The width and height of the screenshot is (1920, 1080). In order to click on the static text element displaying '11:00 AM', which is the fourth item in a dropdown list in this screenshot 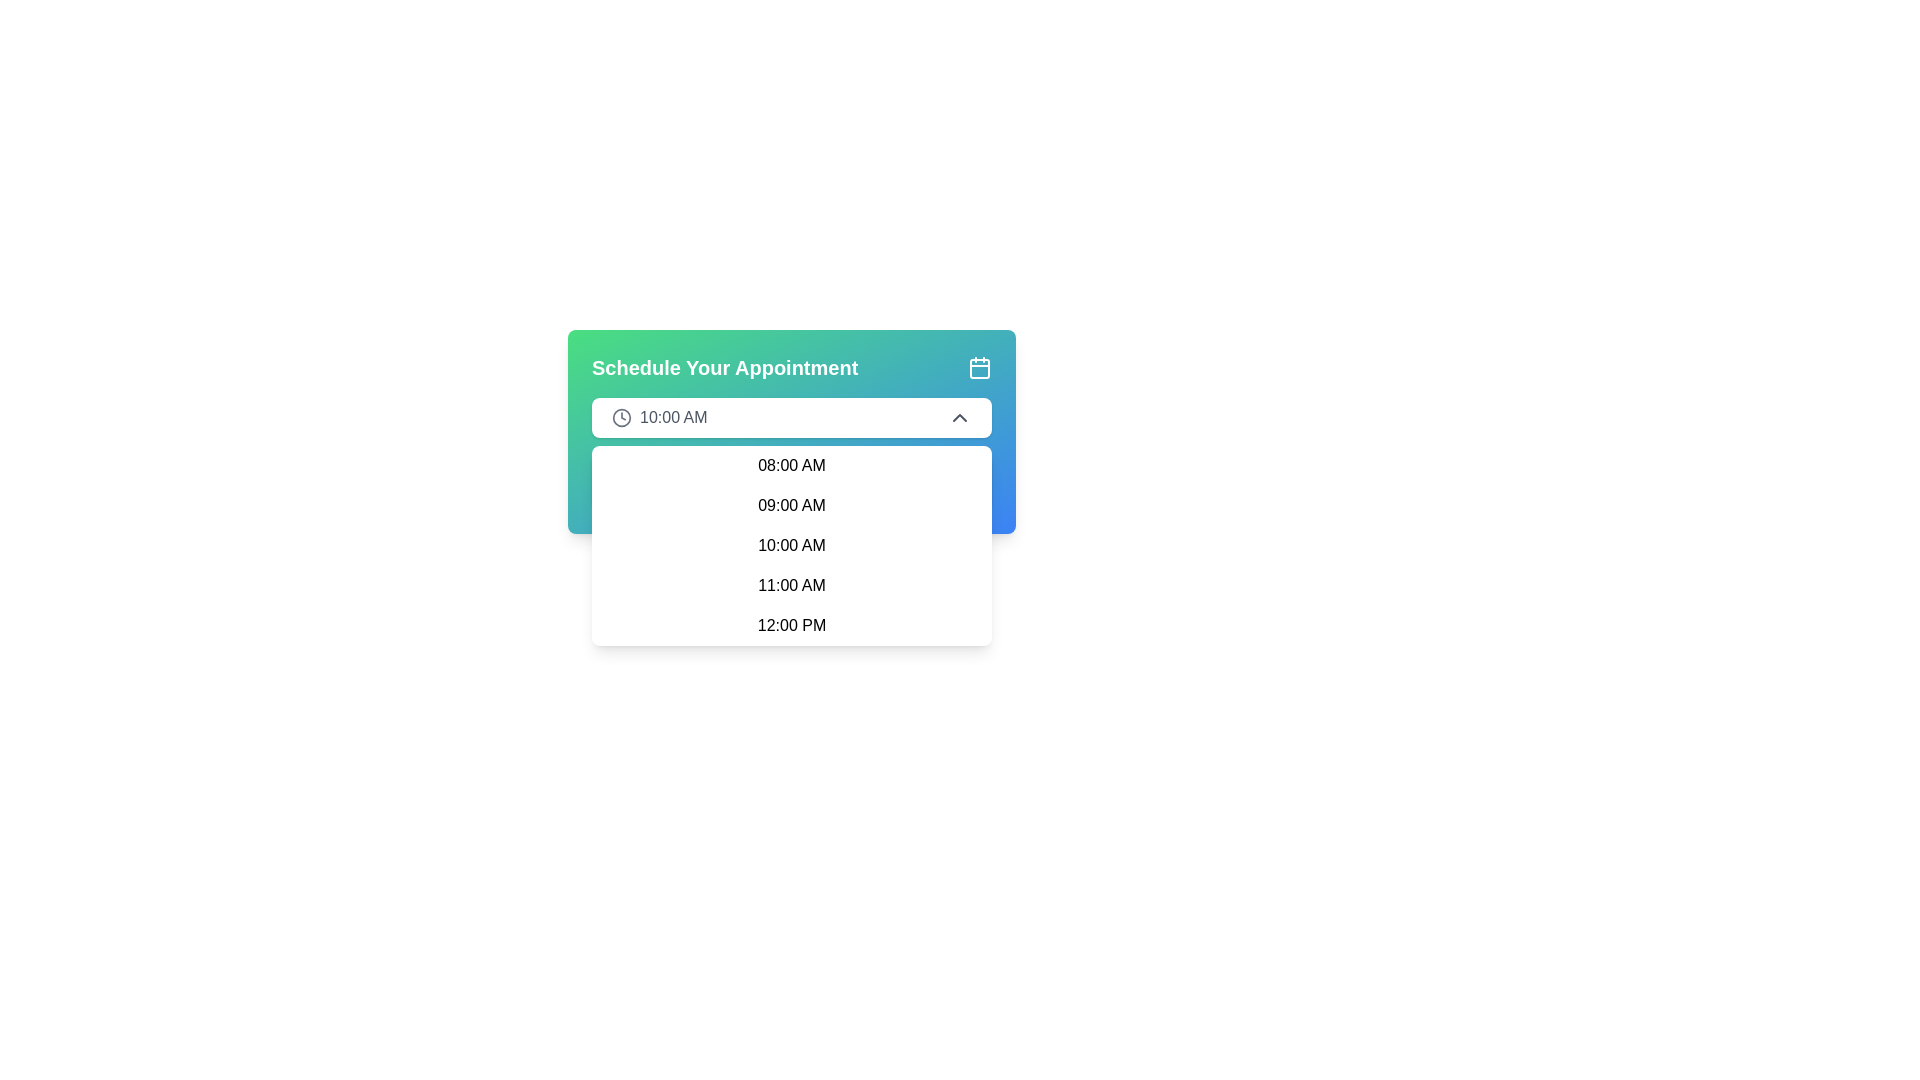, I will do `click(791, 585)`.